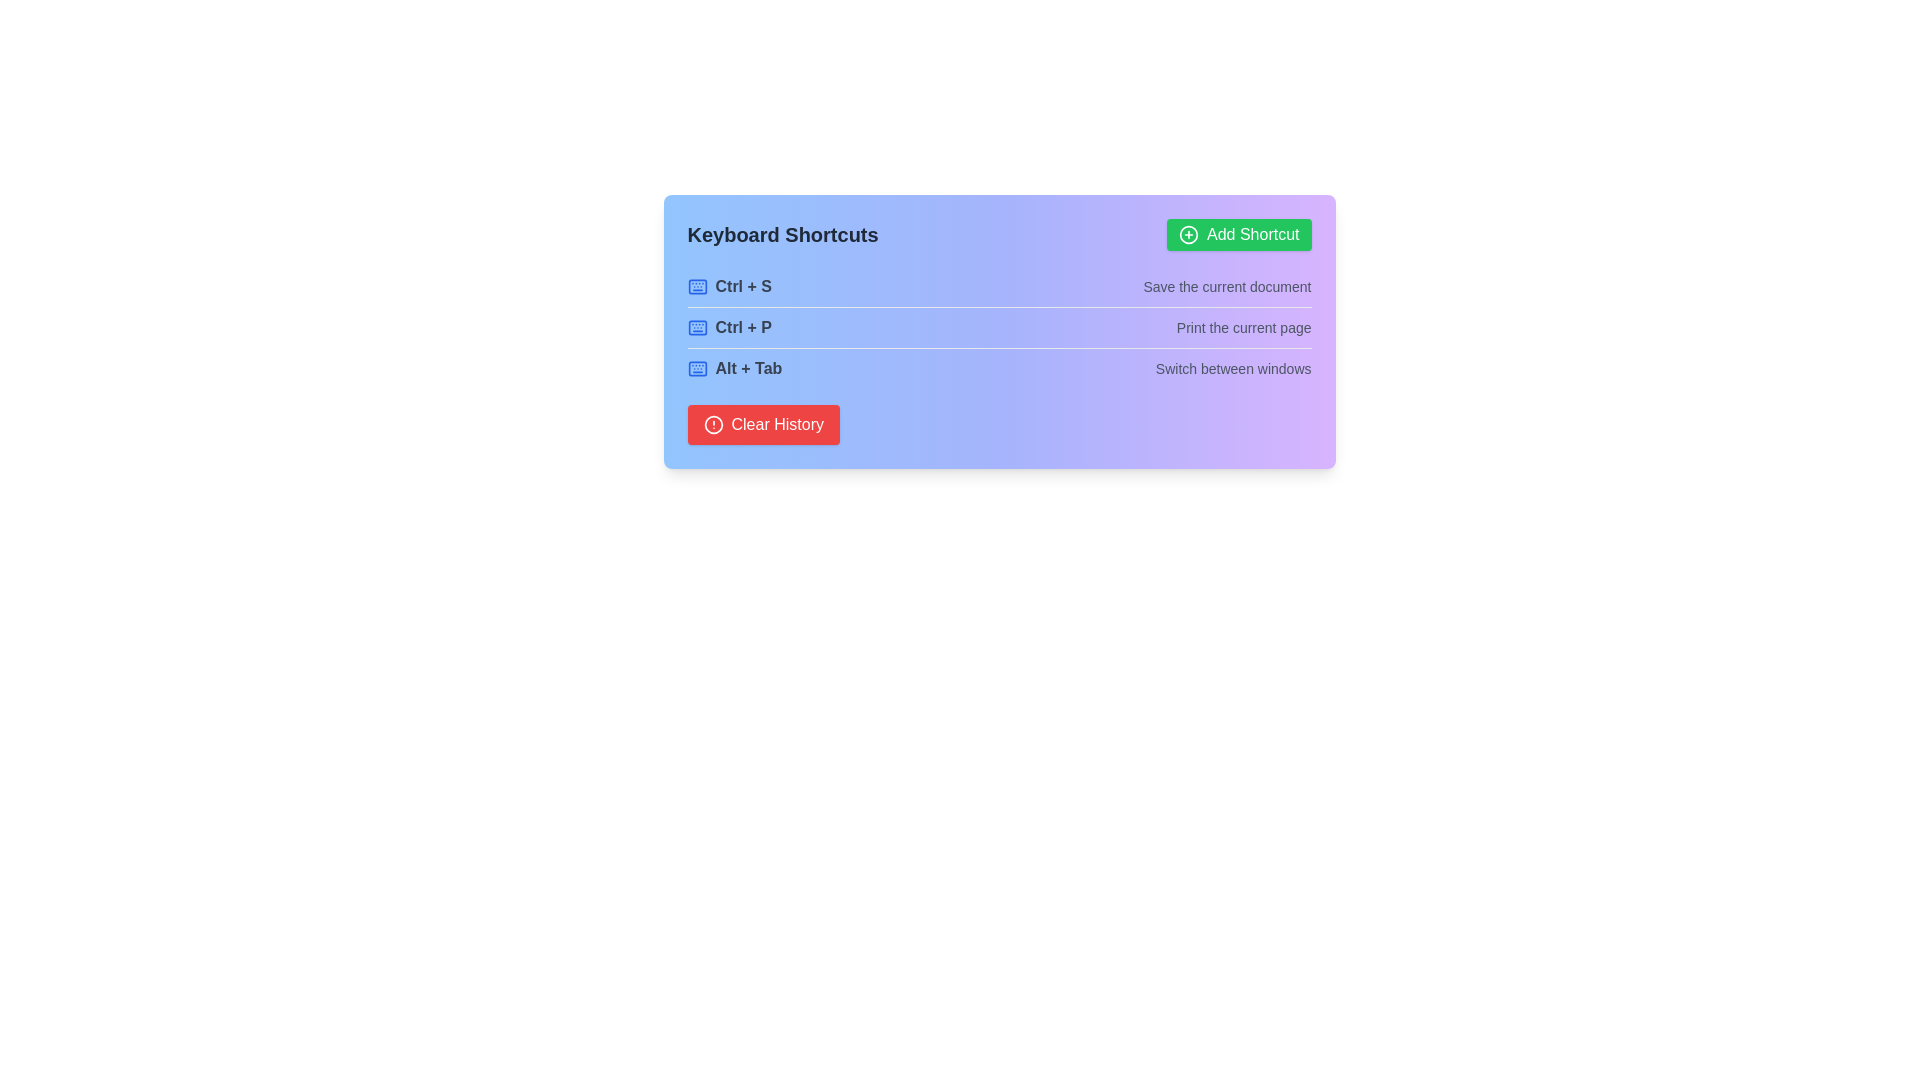  Describe the element at coordinates (1189, 234) in the screenshot. I see `the circular outline within the 'Add Shortcut' icon located in the top-right section of the blue-purple gradient panel labeled 'Keyboard Shortcuts'` at that location.